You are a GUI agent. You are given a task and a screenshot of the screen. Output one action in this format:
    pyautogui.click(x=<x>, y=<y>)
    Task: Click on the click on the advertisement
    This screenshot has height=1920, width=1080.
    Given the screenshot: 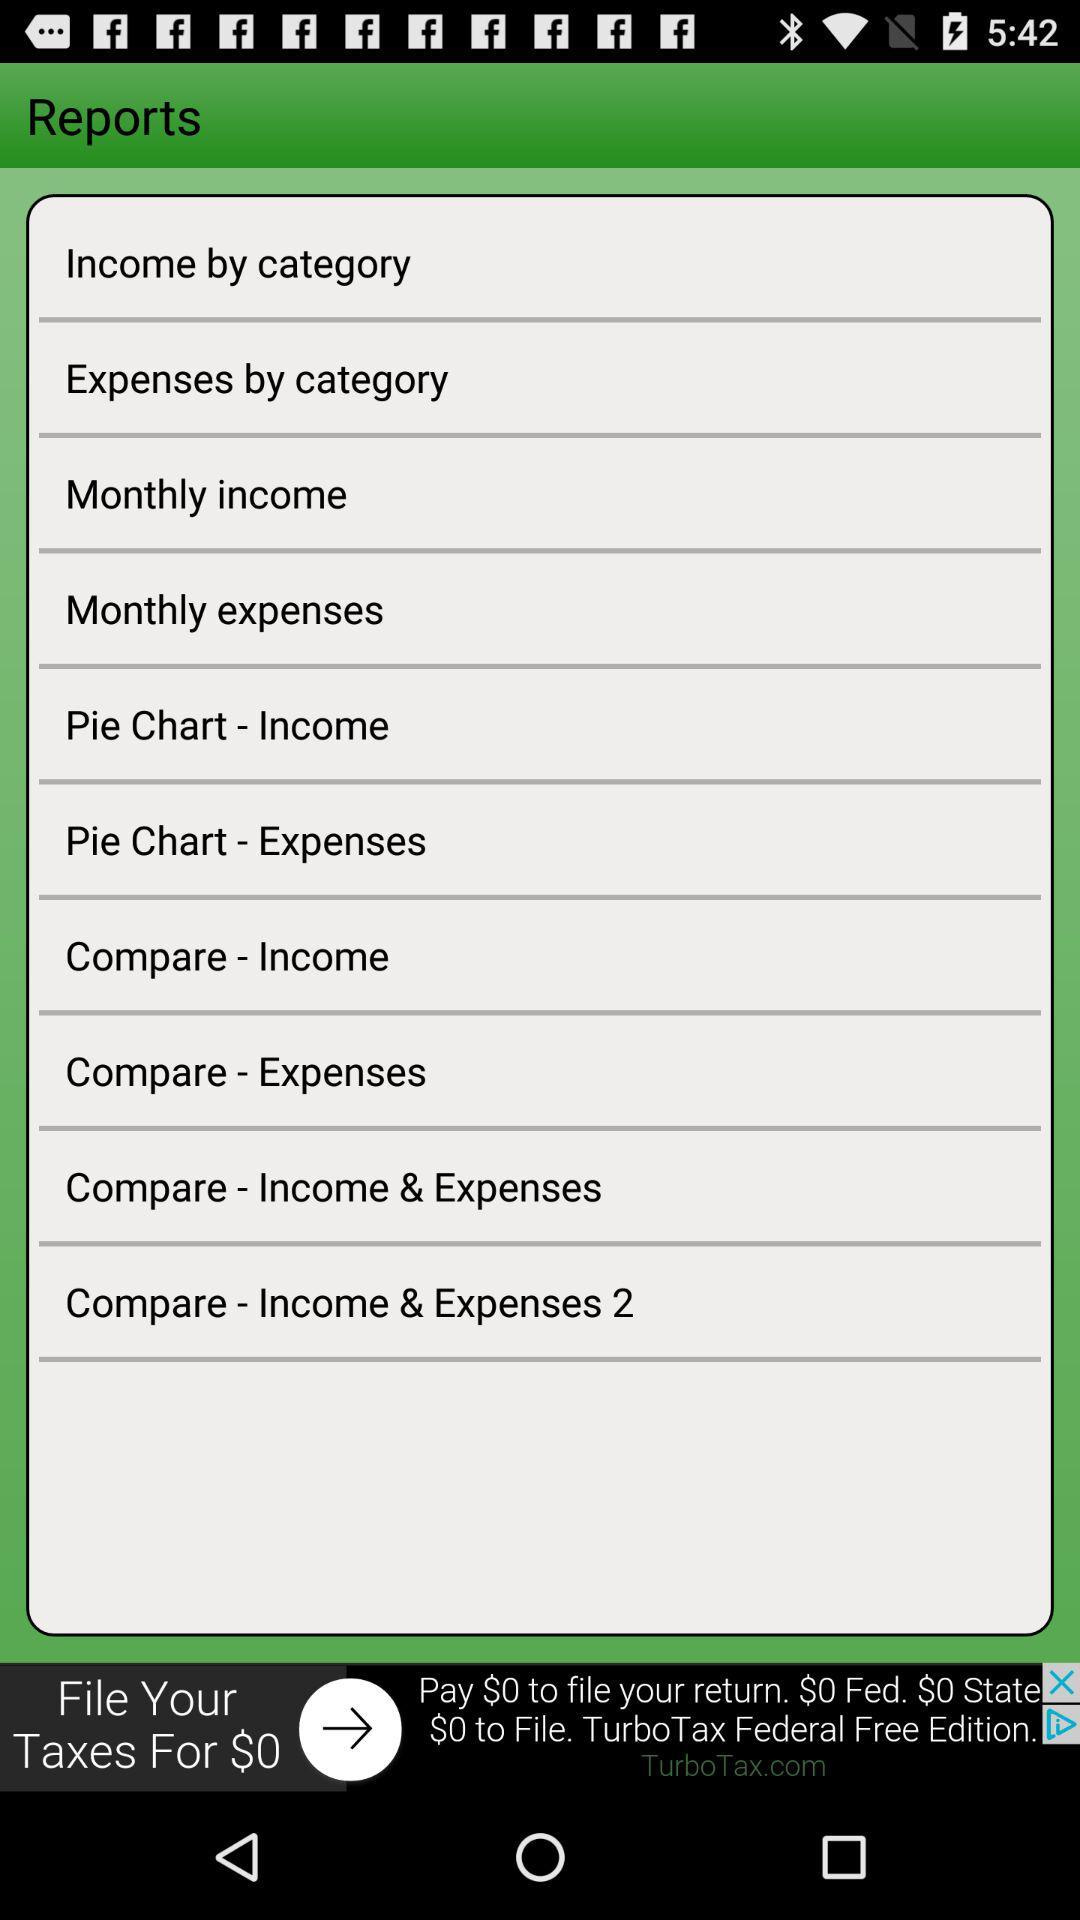 What is the action you would take?
    pyautogui.click(x=540, y=1727)
    